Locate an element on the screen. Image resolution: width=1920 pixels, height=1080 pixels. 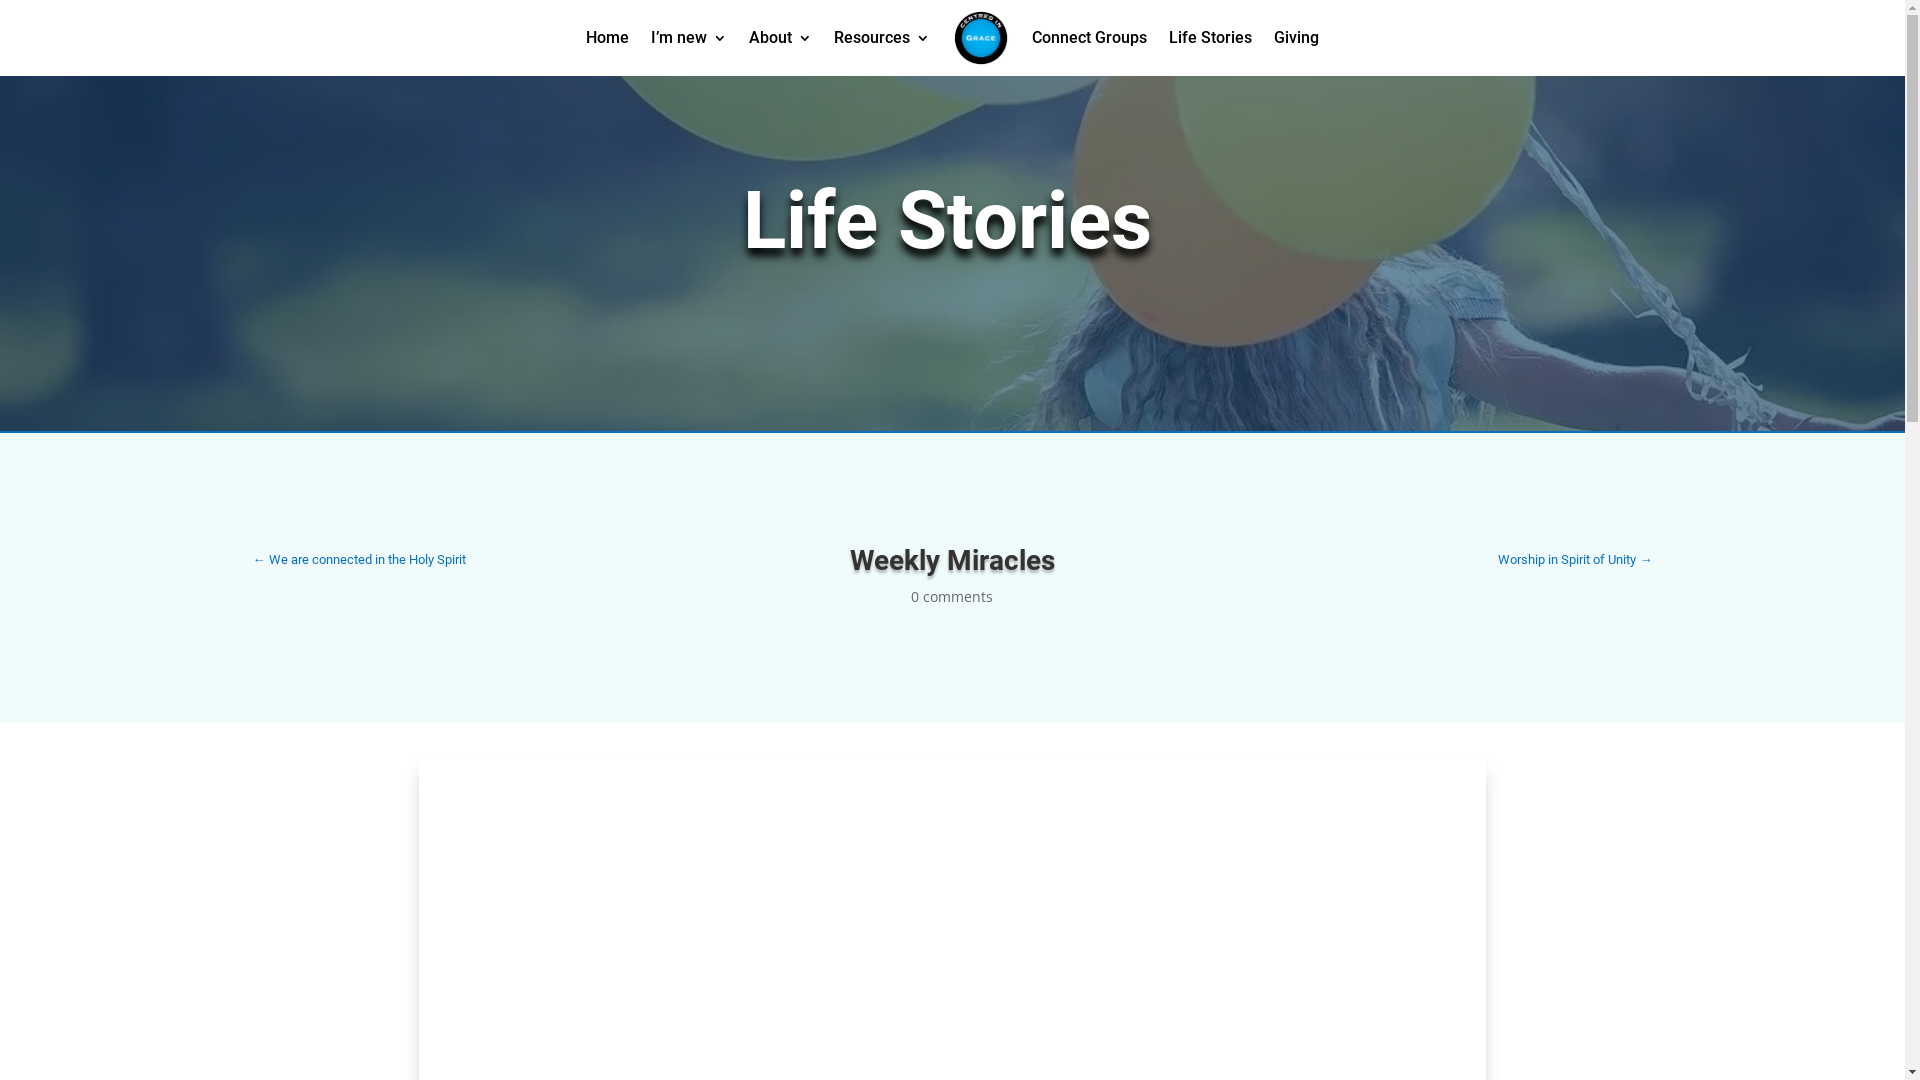
'About' is located at coordinates (747, 38).